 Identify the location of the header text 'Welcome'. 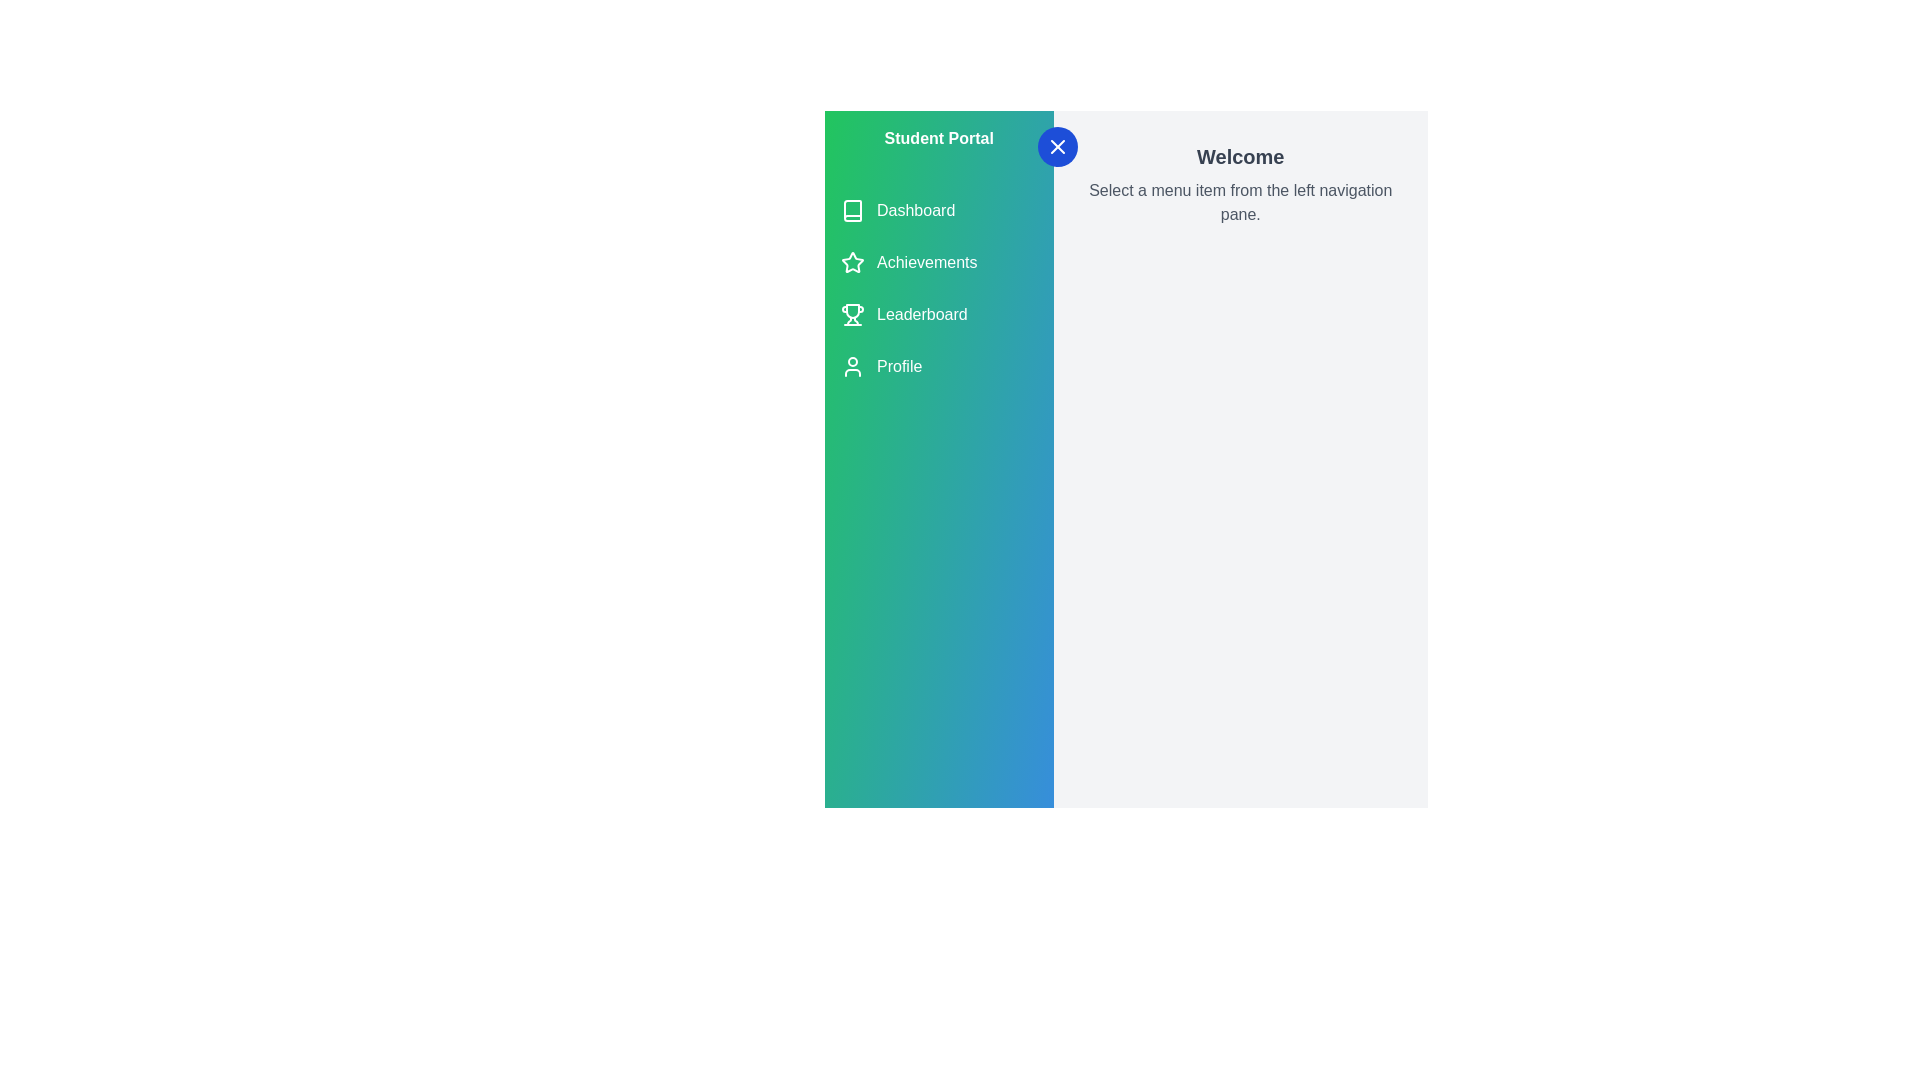
(1239, 156).